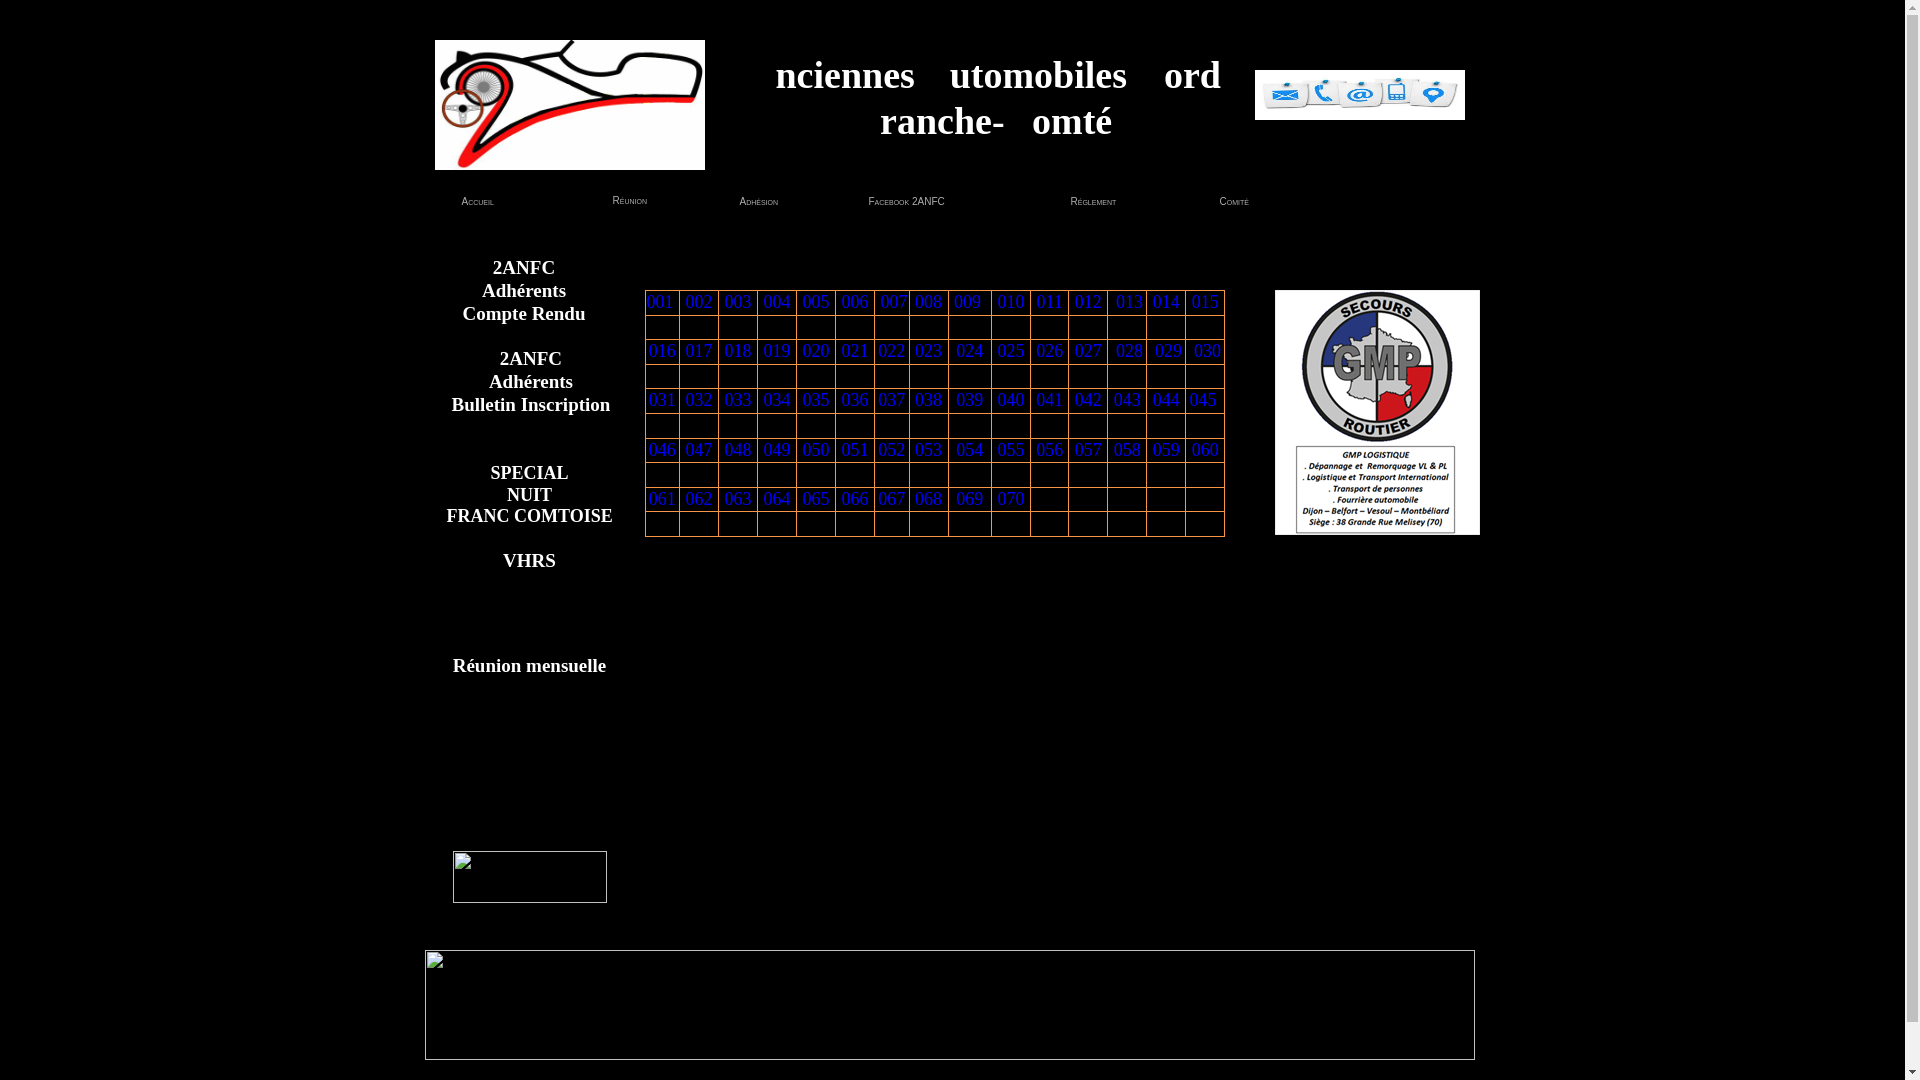  What do you see at coordinates (1011, 450) in the screenshot?
I see `'055'` at bounding box center [1011, 450].